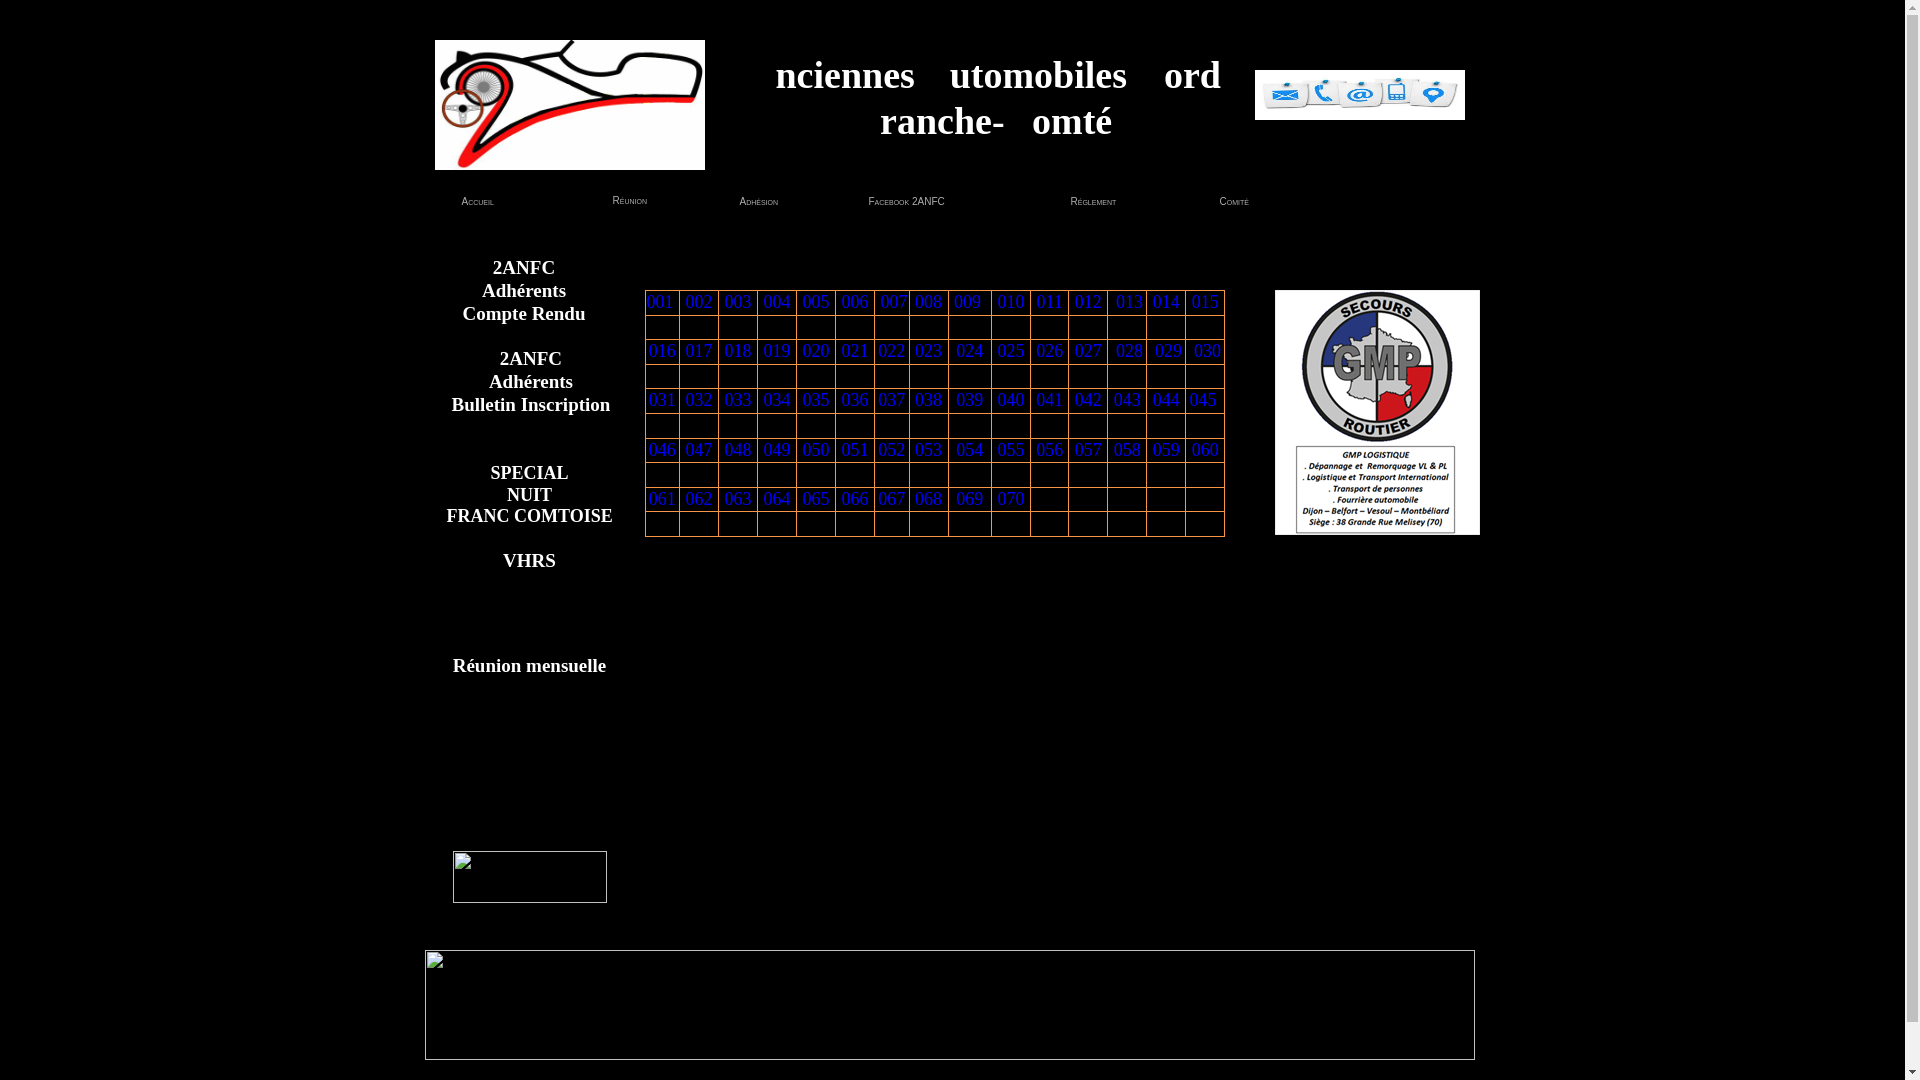  What do you see at coordinates (1011, 450) in the screenshot?
I see `'055'` at bounding box center [1011, 450].